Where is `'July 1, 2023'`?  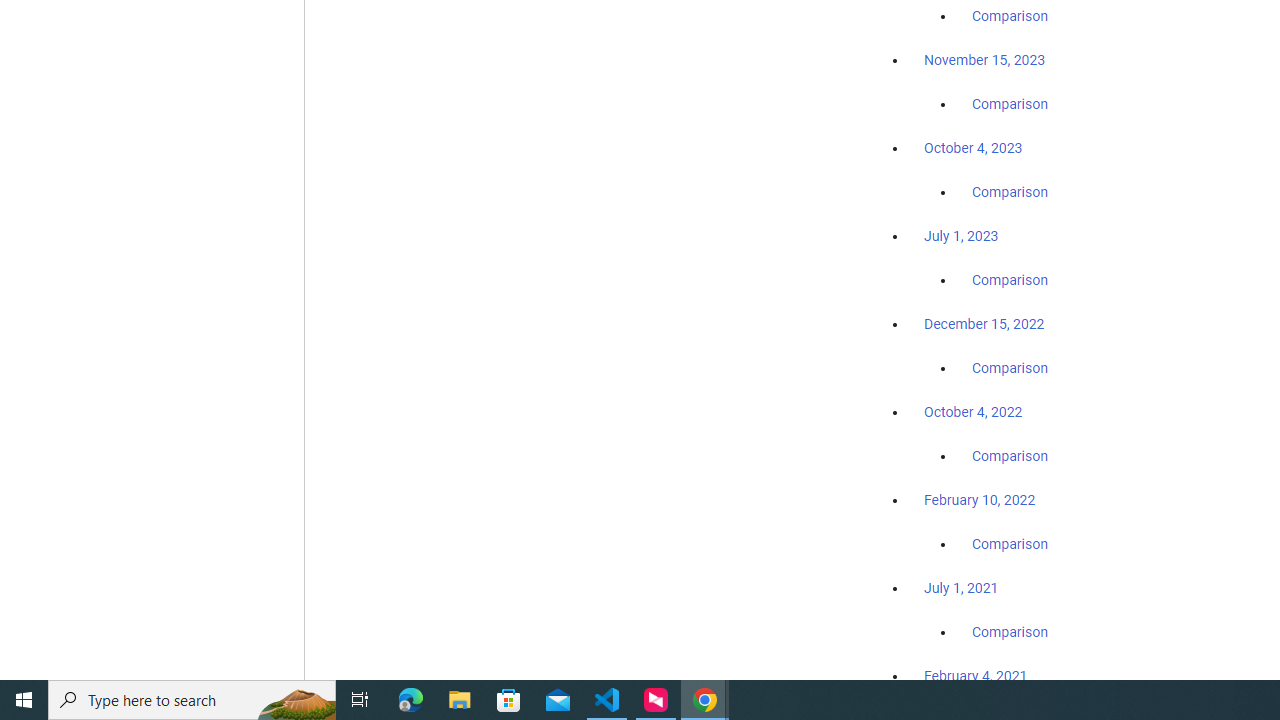
'July 1, 2023' is located at coordinates (961, 235).